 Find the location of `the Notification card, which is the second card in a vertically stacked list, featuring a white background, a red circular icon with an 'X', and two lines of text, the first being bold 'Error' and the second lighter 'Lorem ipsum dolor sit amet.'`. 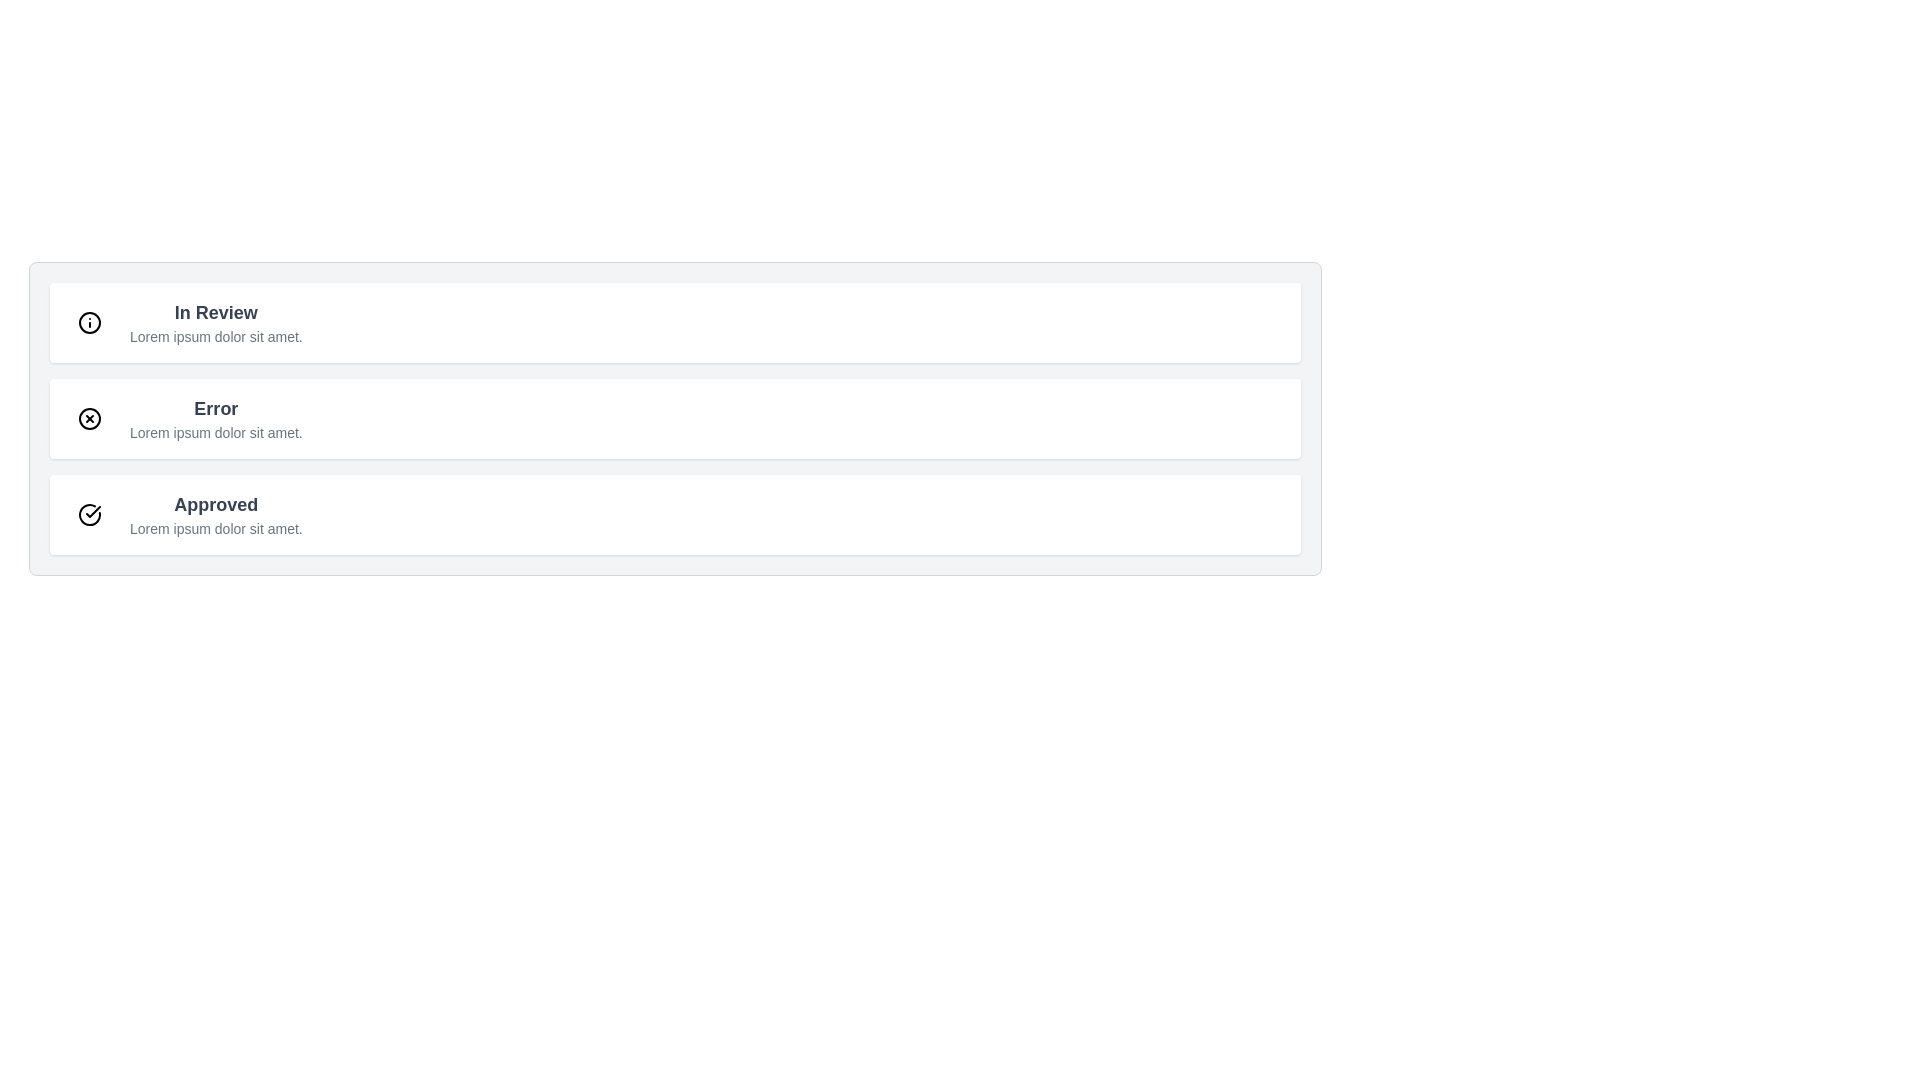

the Notification card, which is the second card in a vertically stacked list, featuring a white background, a red circular icon with an 'X', and two lines of text, the first being bold 'Error' and the second lighter 'Lorem ipsum dolor sit amet.' is located at coordinates (675, 418).